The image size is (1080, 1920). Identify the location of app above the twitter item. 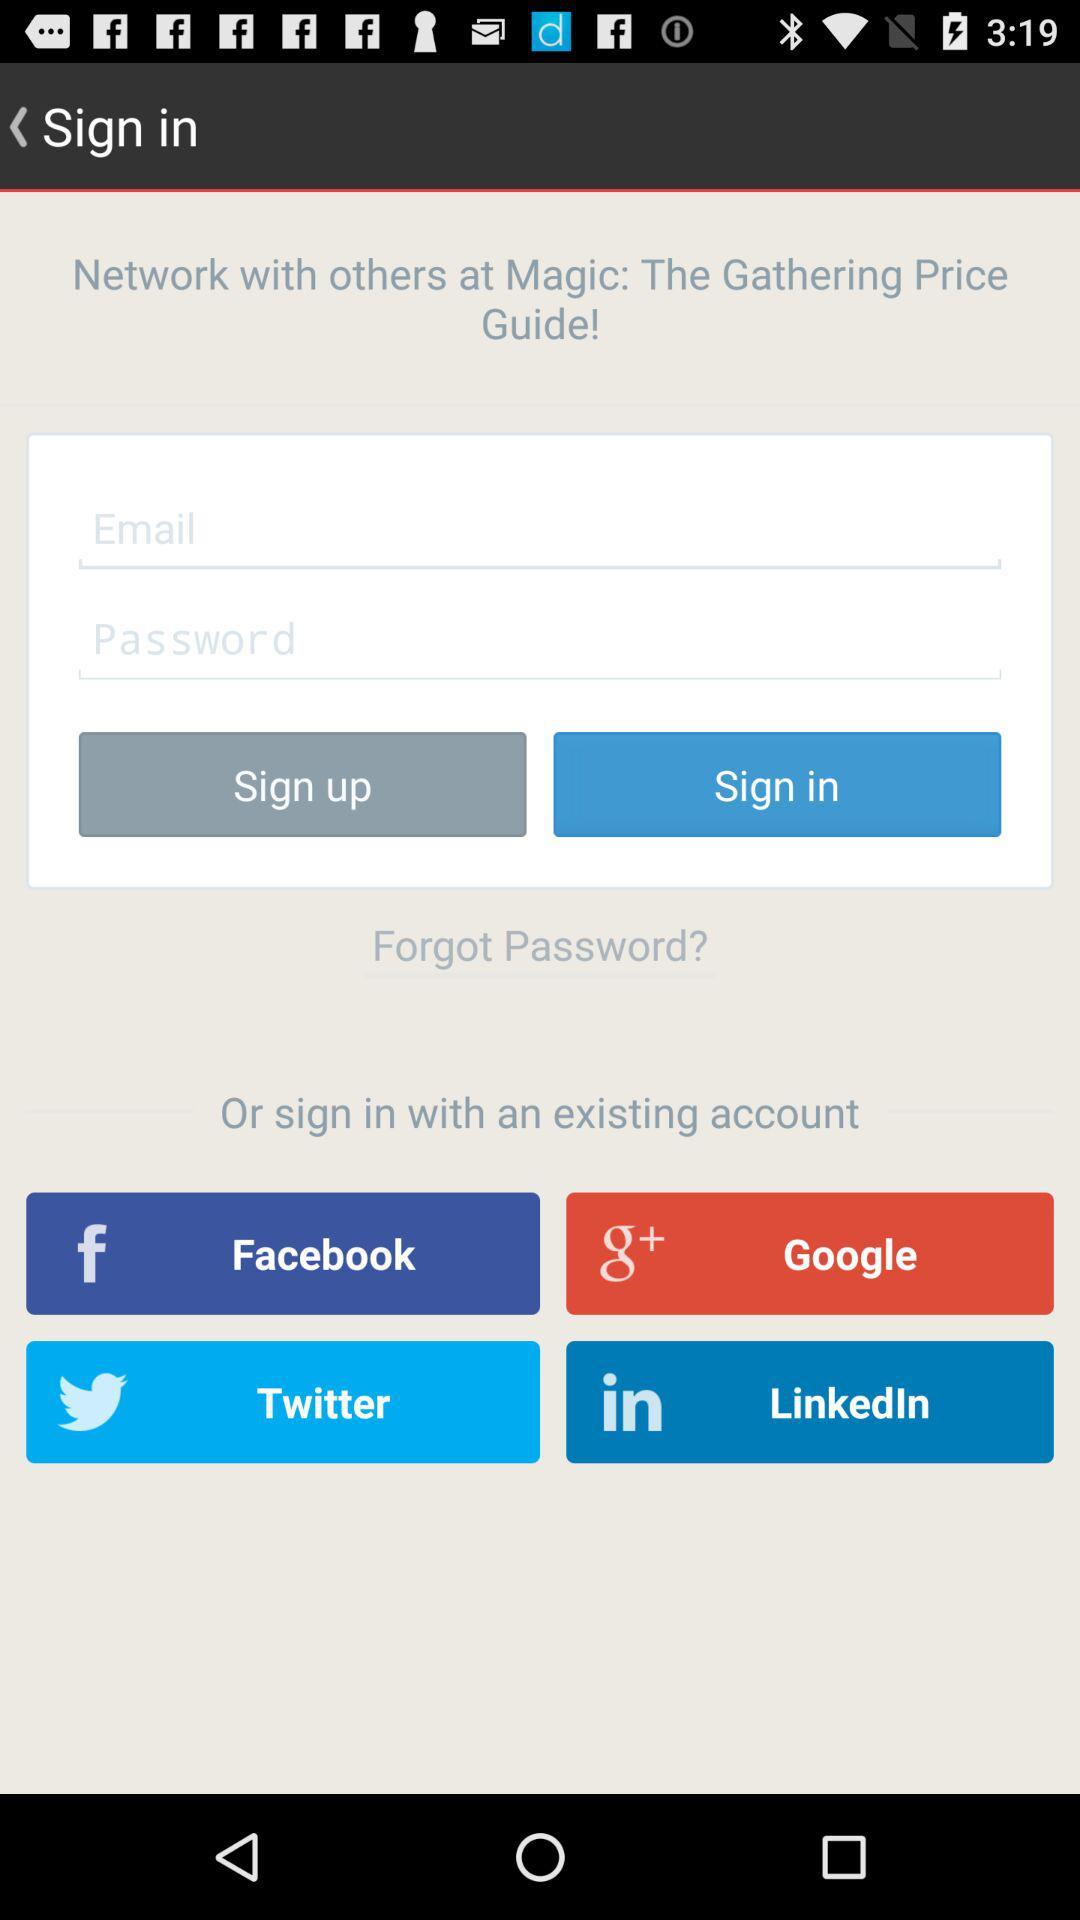
(283, 1252).